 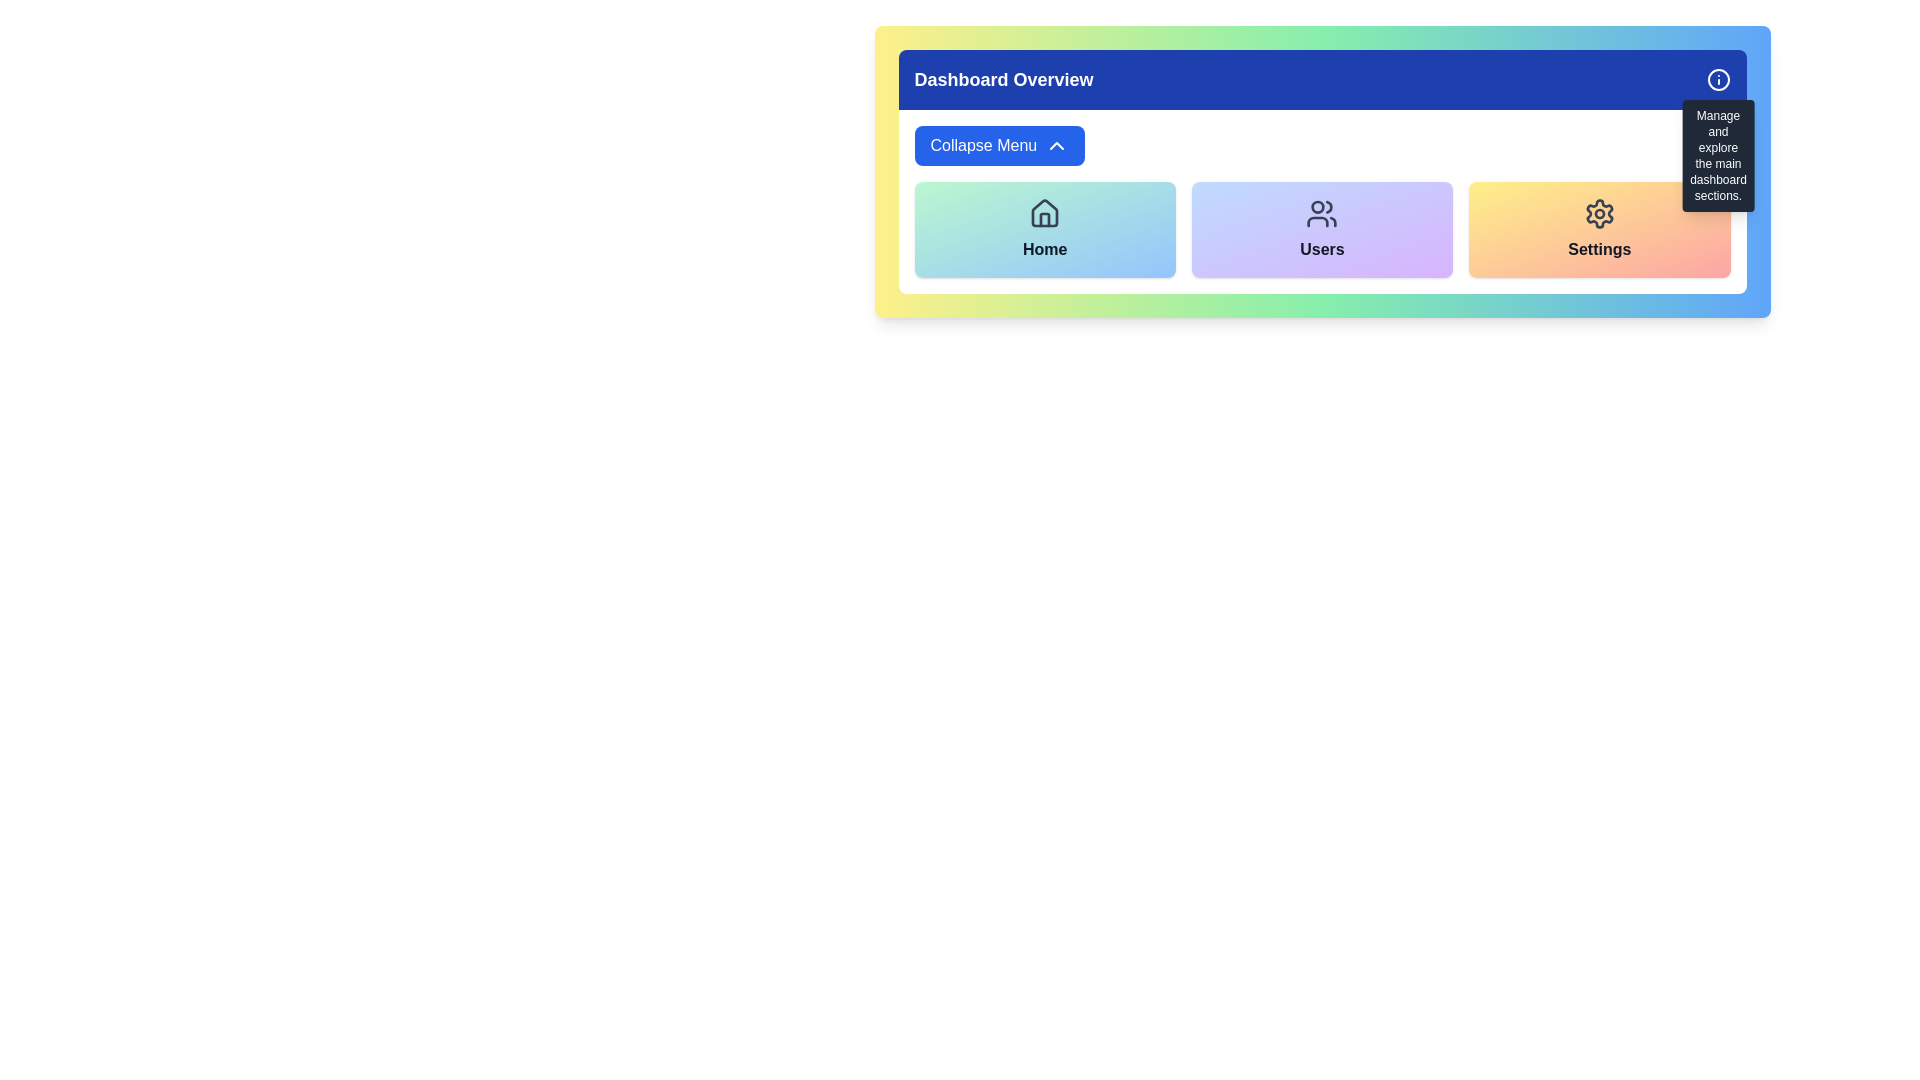 I want to click on the user-related functionalities button, which is the second card in a row of three, positioned between the 'Home' and 'Settings' cards, so click(x=1322, y=229).